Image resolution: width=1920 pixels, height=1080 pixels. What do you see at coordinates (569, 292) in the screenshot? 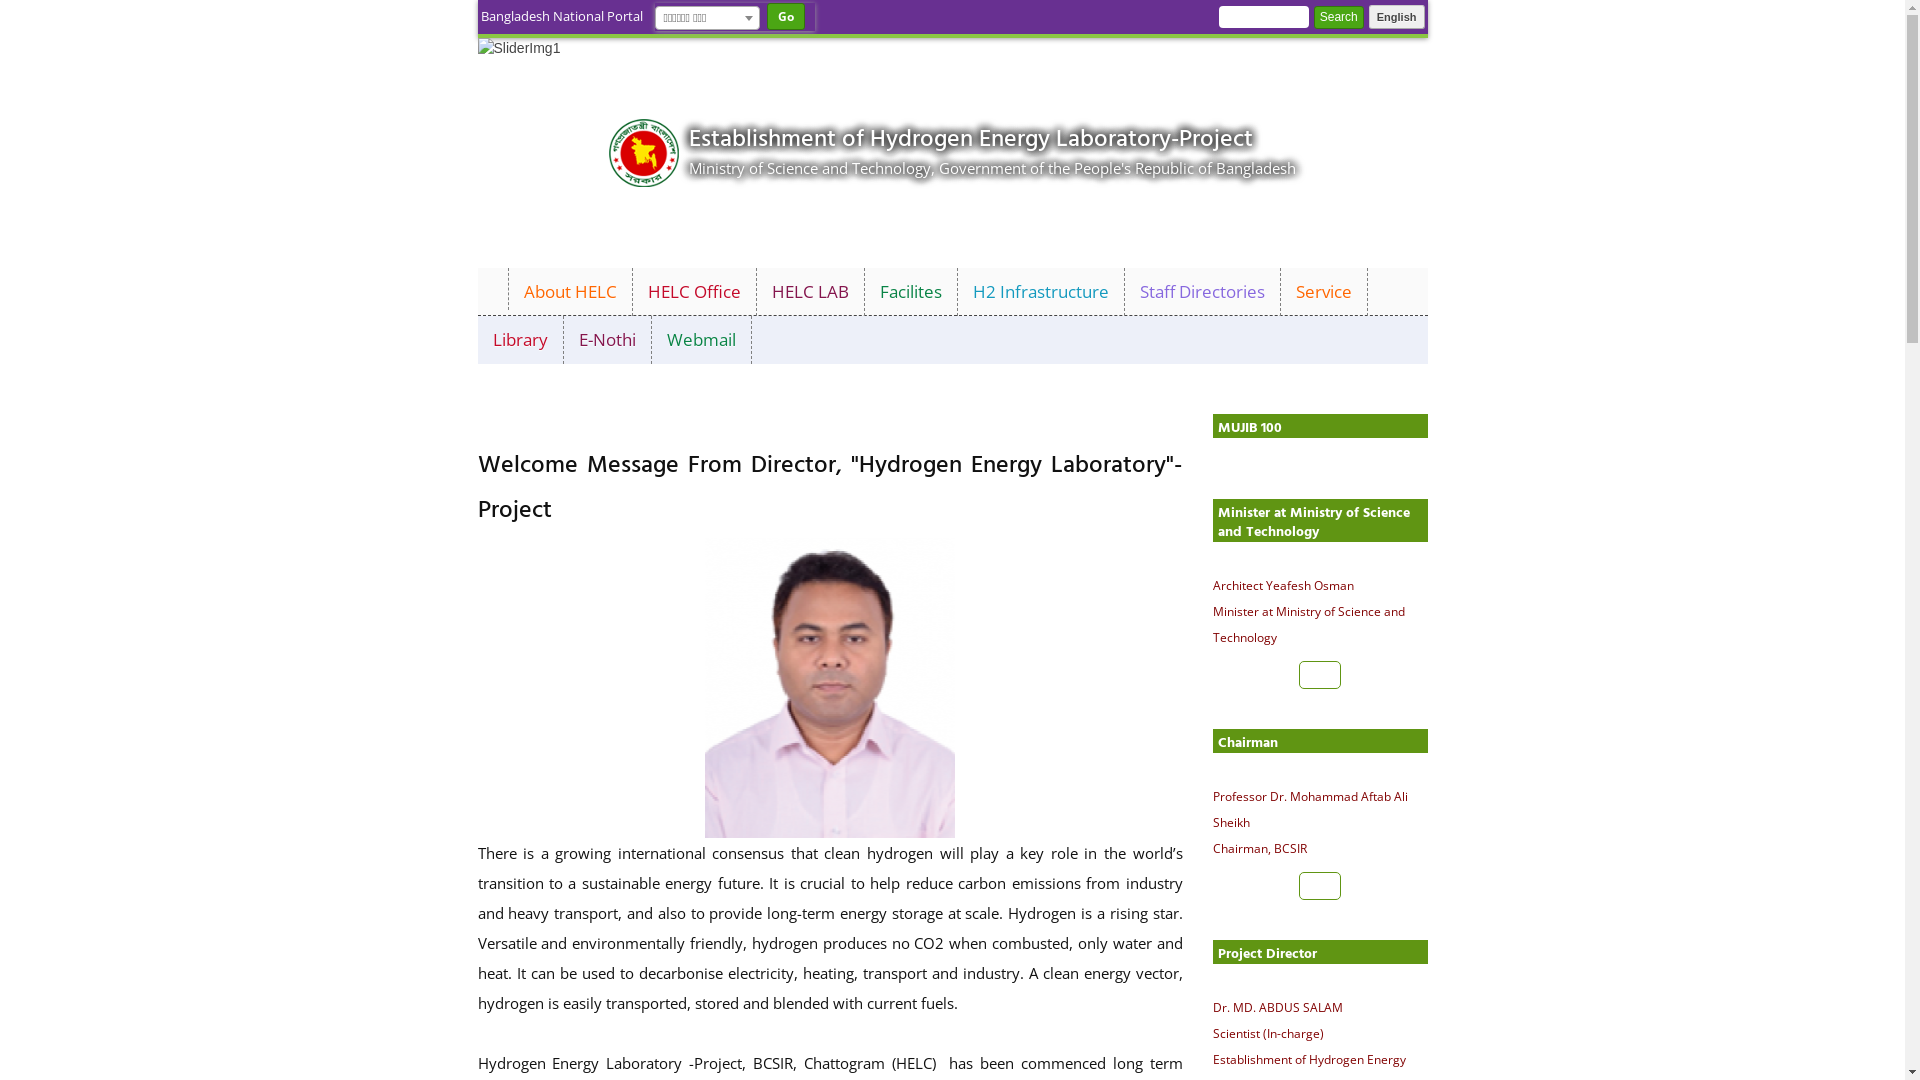
I see `'About HELC'` at bounding box center [569, 292].